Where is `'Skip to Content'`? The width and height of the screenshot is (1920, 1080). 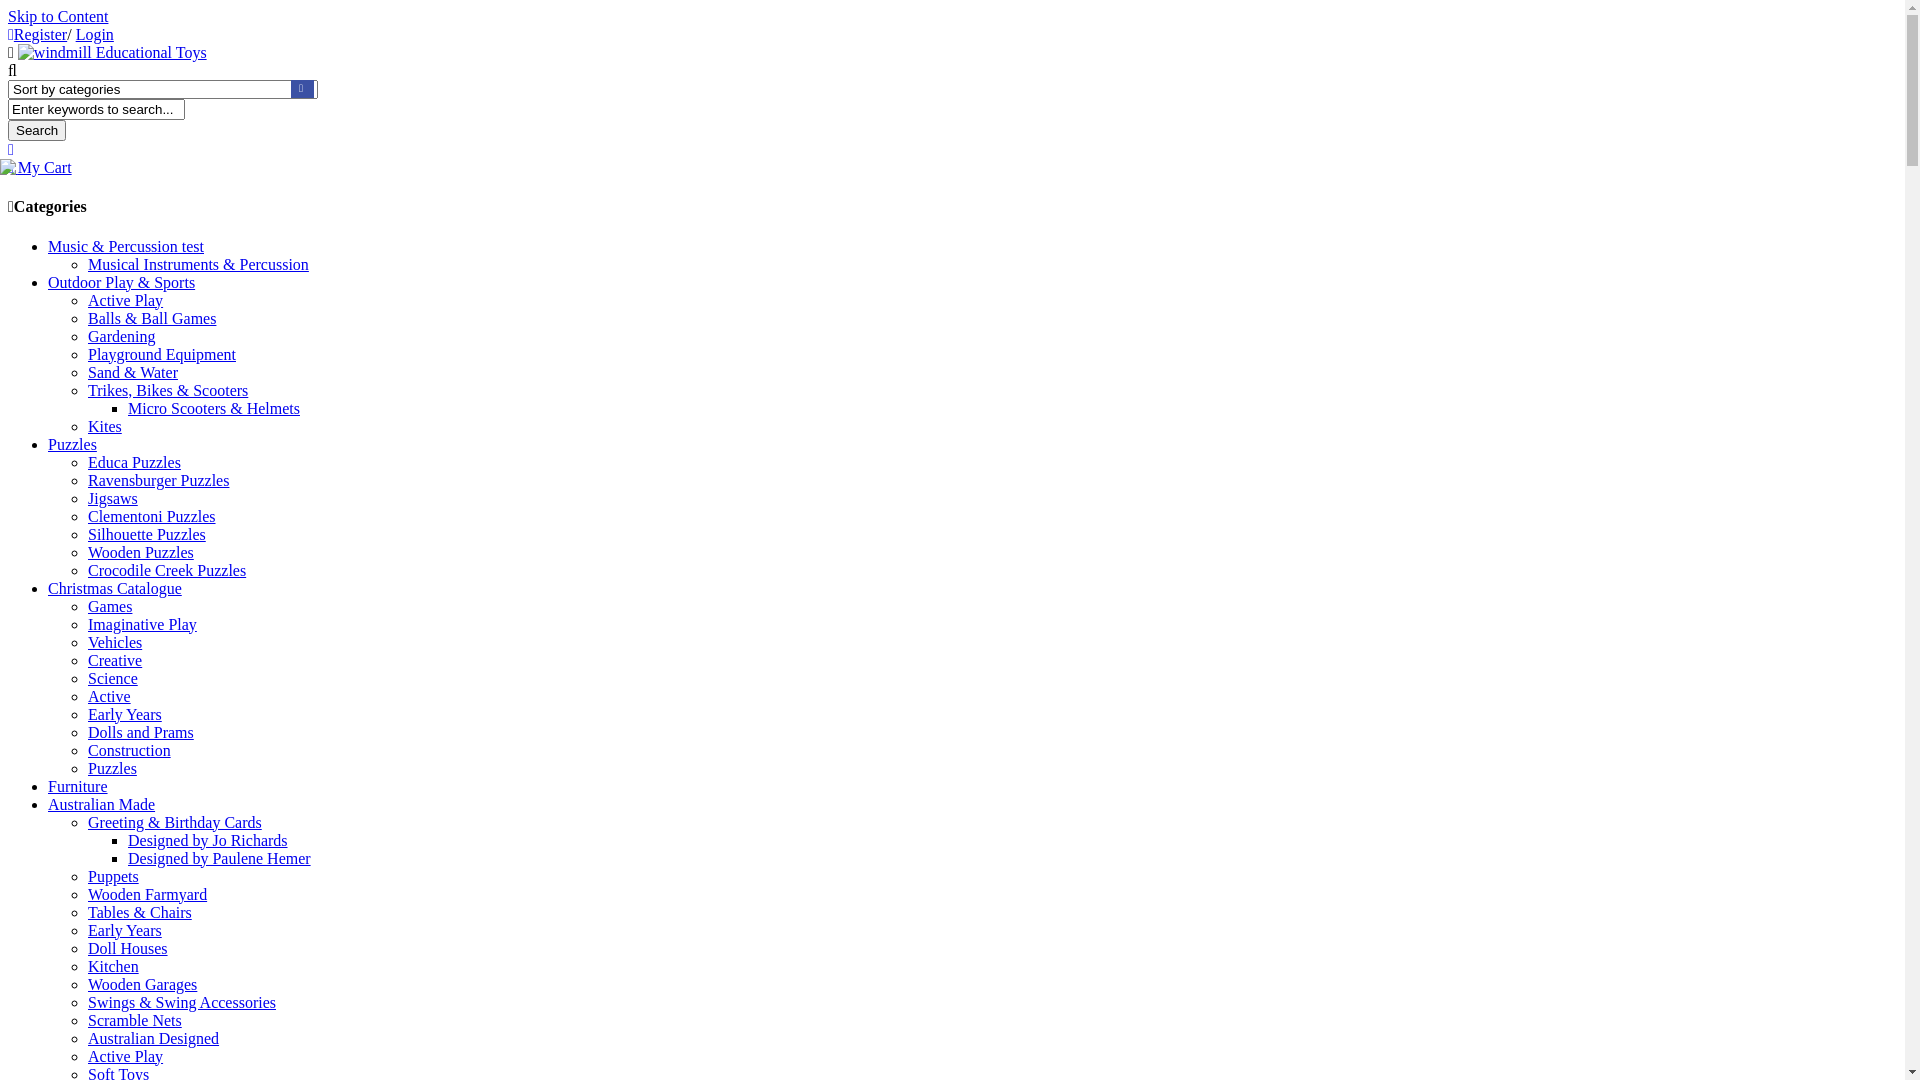 'Skip to Content' is located at coordinates (57, 16).